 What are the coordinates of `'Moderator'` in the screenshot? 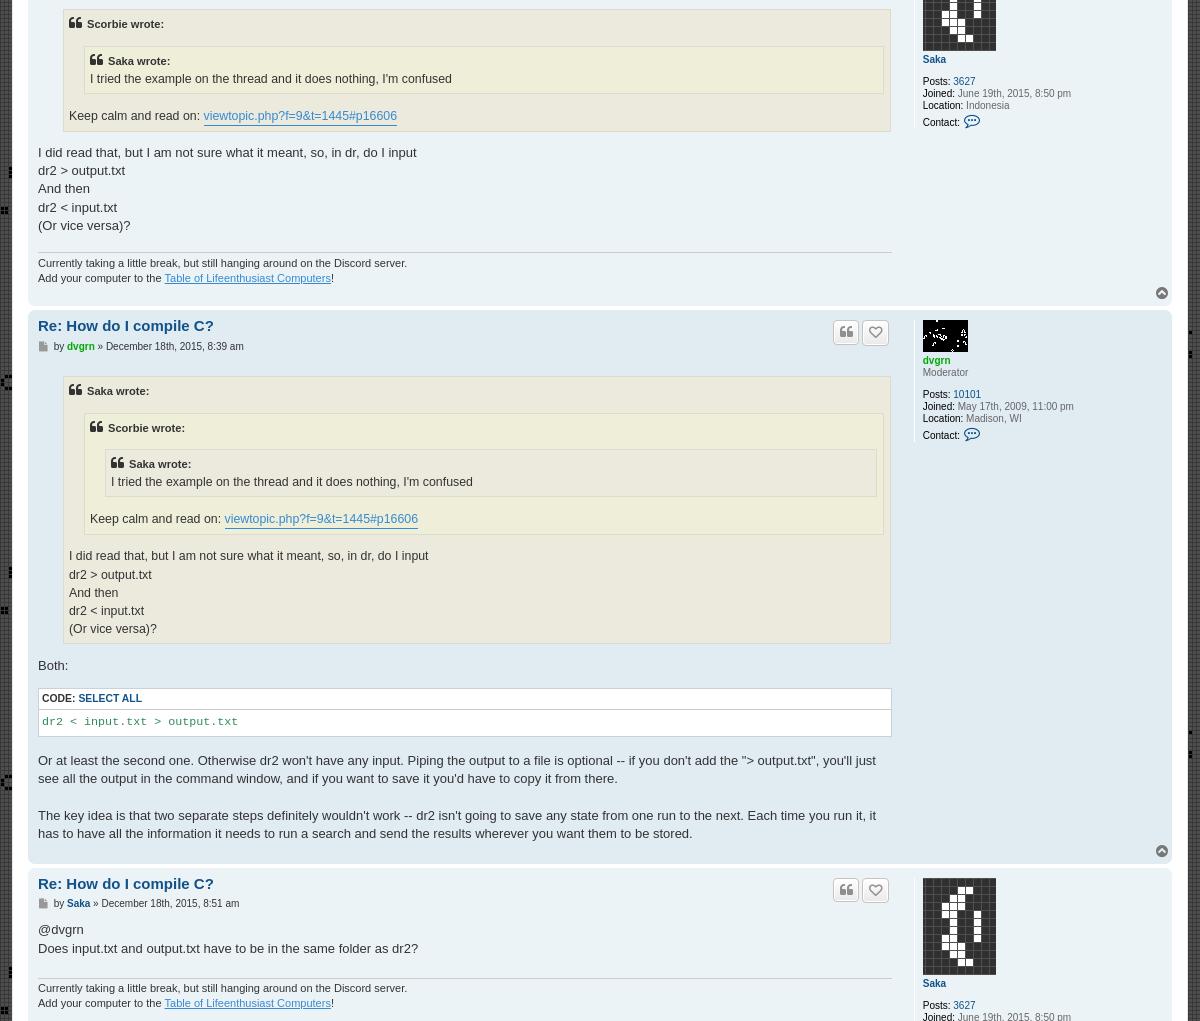 It's located at (945, 372).